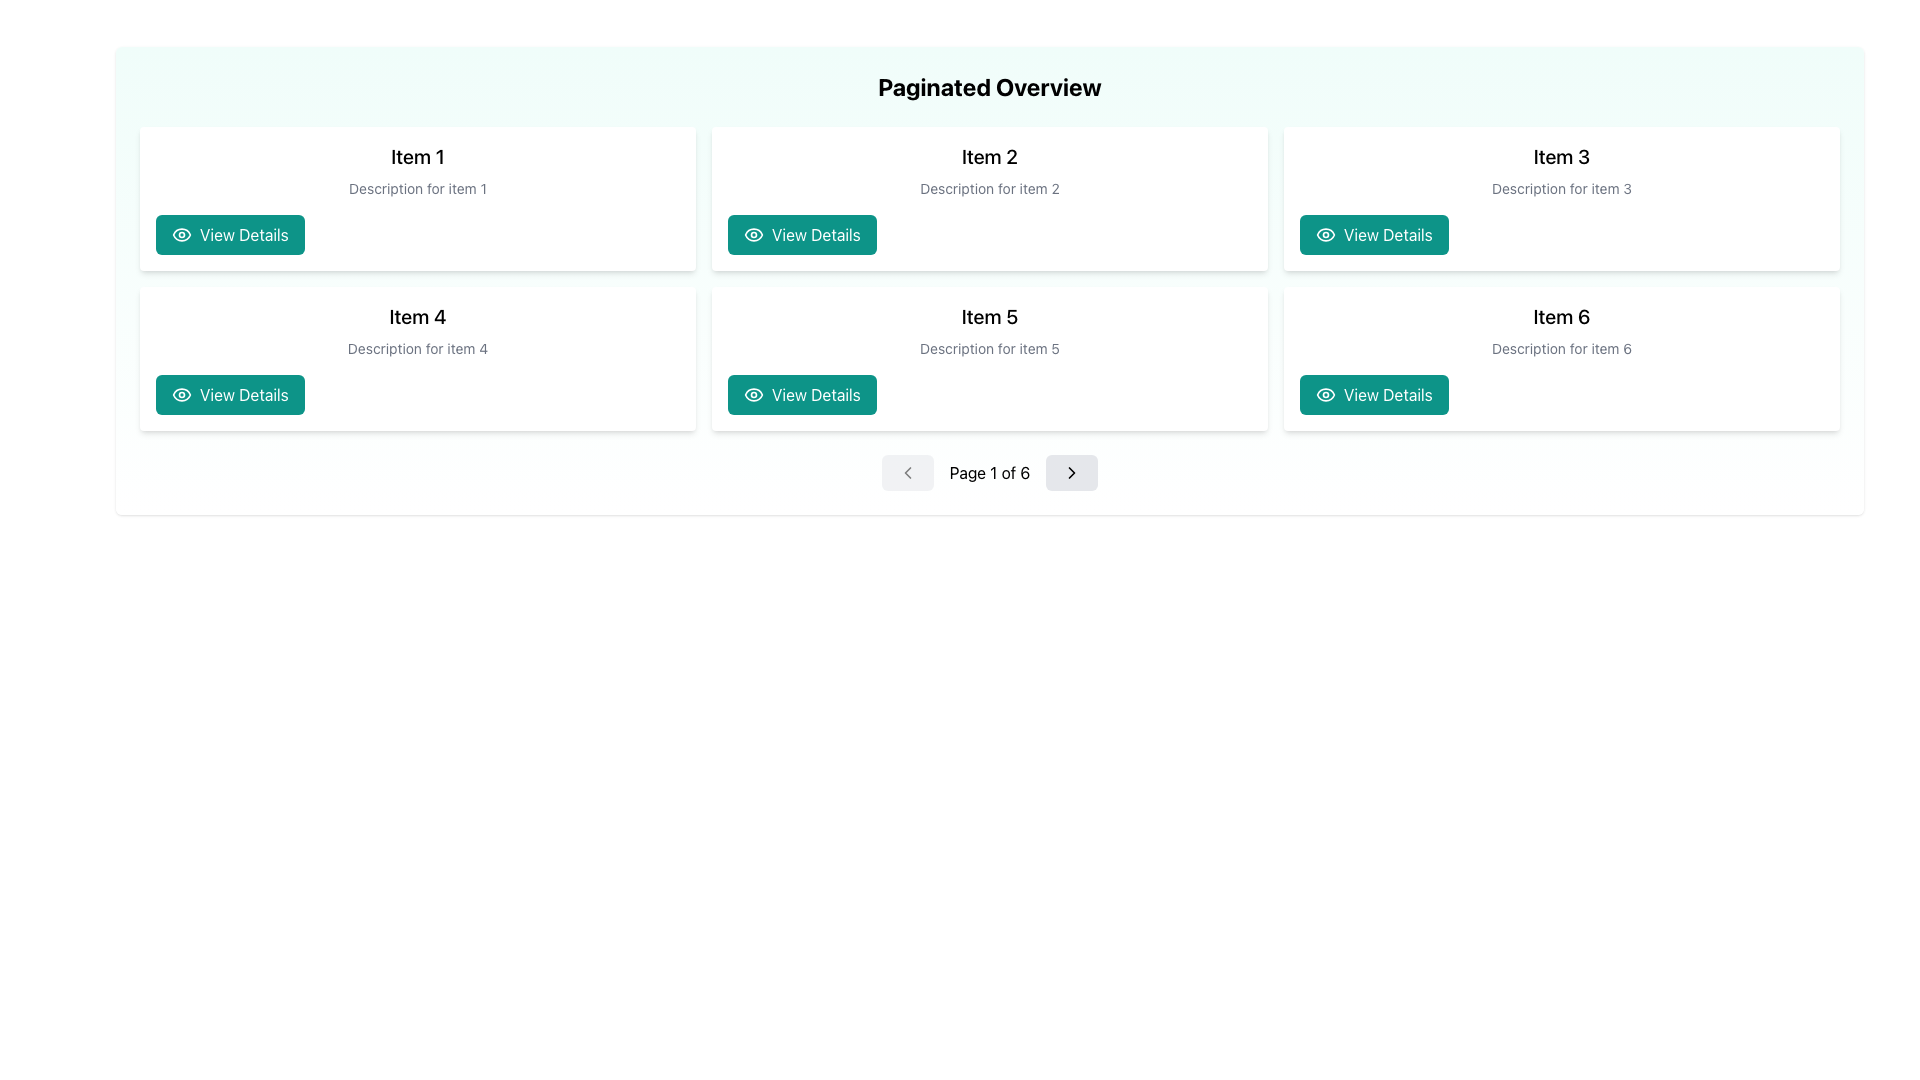  What do you see at coordinates (989, 189) in the screenshot?
I see `the Text label that provides a description or subtitle for 'Item 2', located directly below the title and above the 'View Details' button` at bounding box center [989, 189].